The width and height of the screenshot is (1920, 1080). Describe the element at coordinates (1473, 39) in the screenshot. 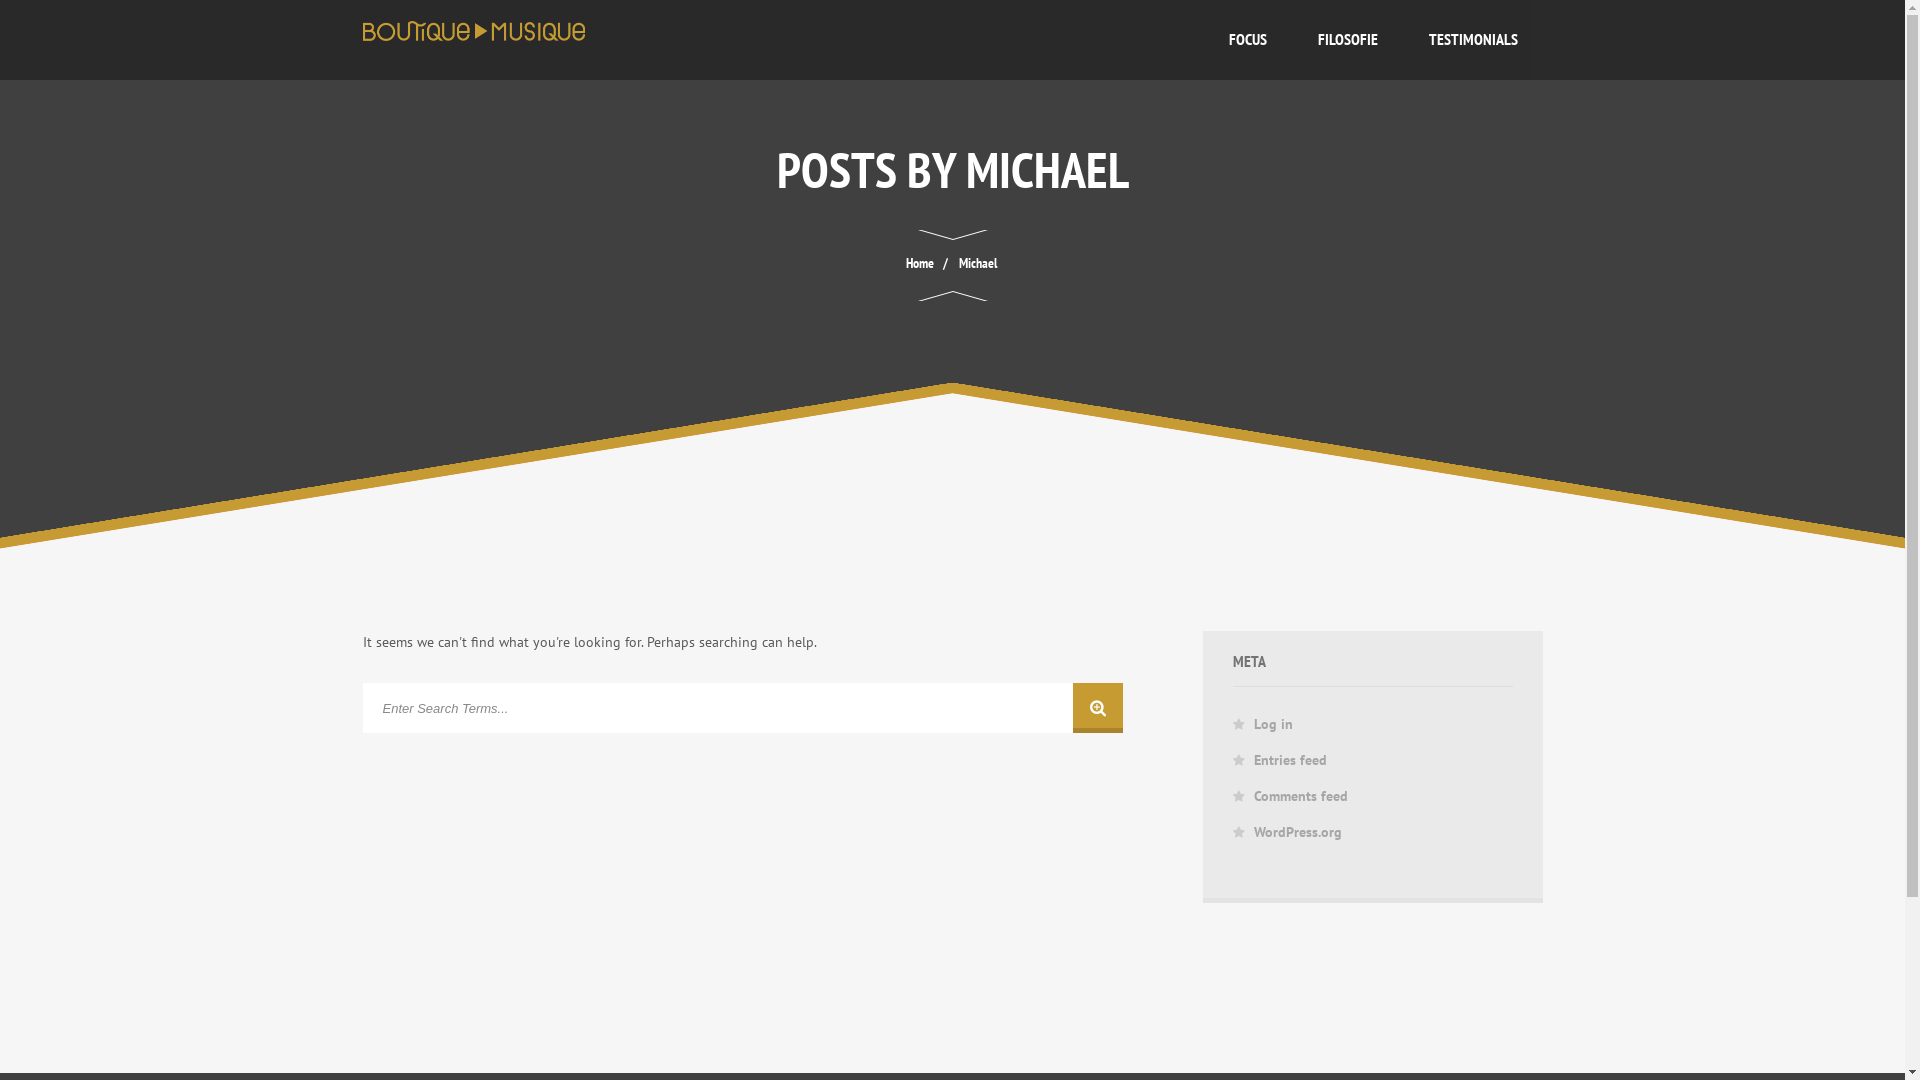

I see `'TESTIMONIALS'` at that location.